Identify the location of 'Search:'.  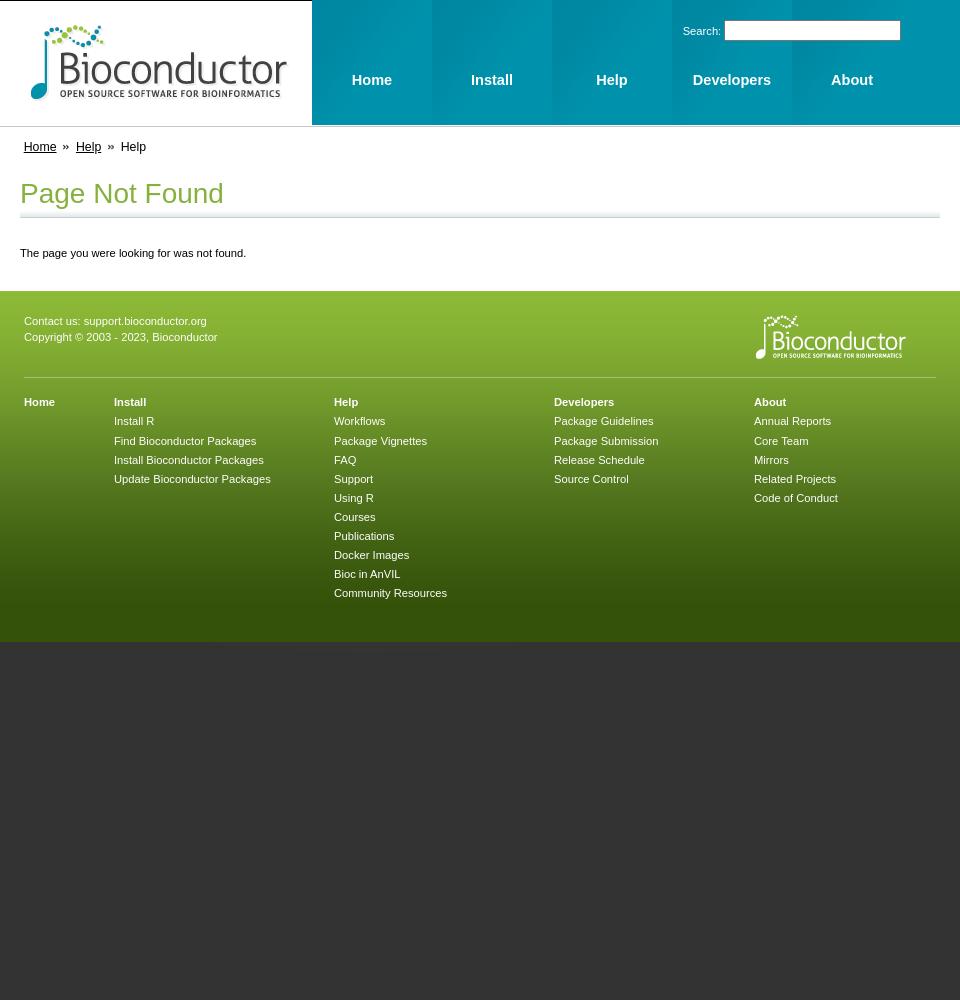
(703, 31).